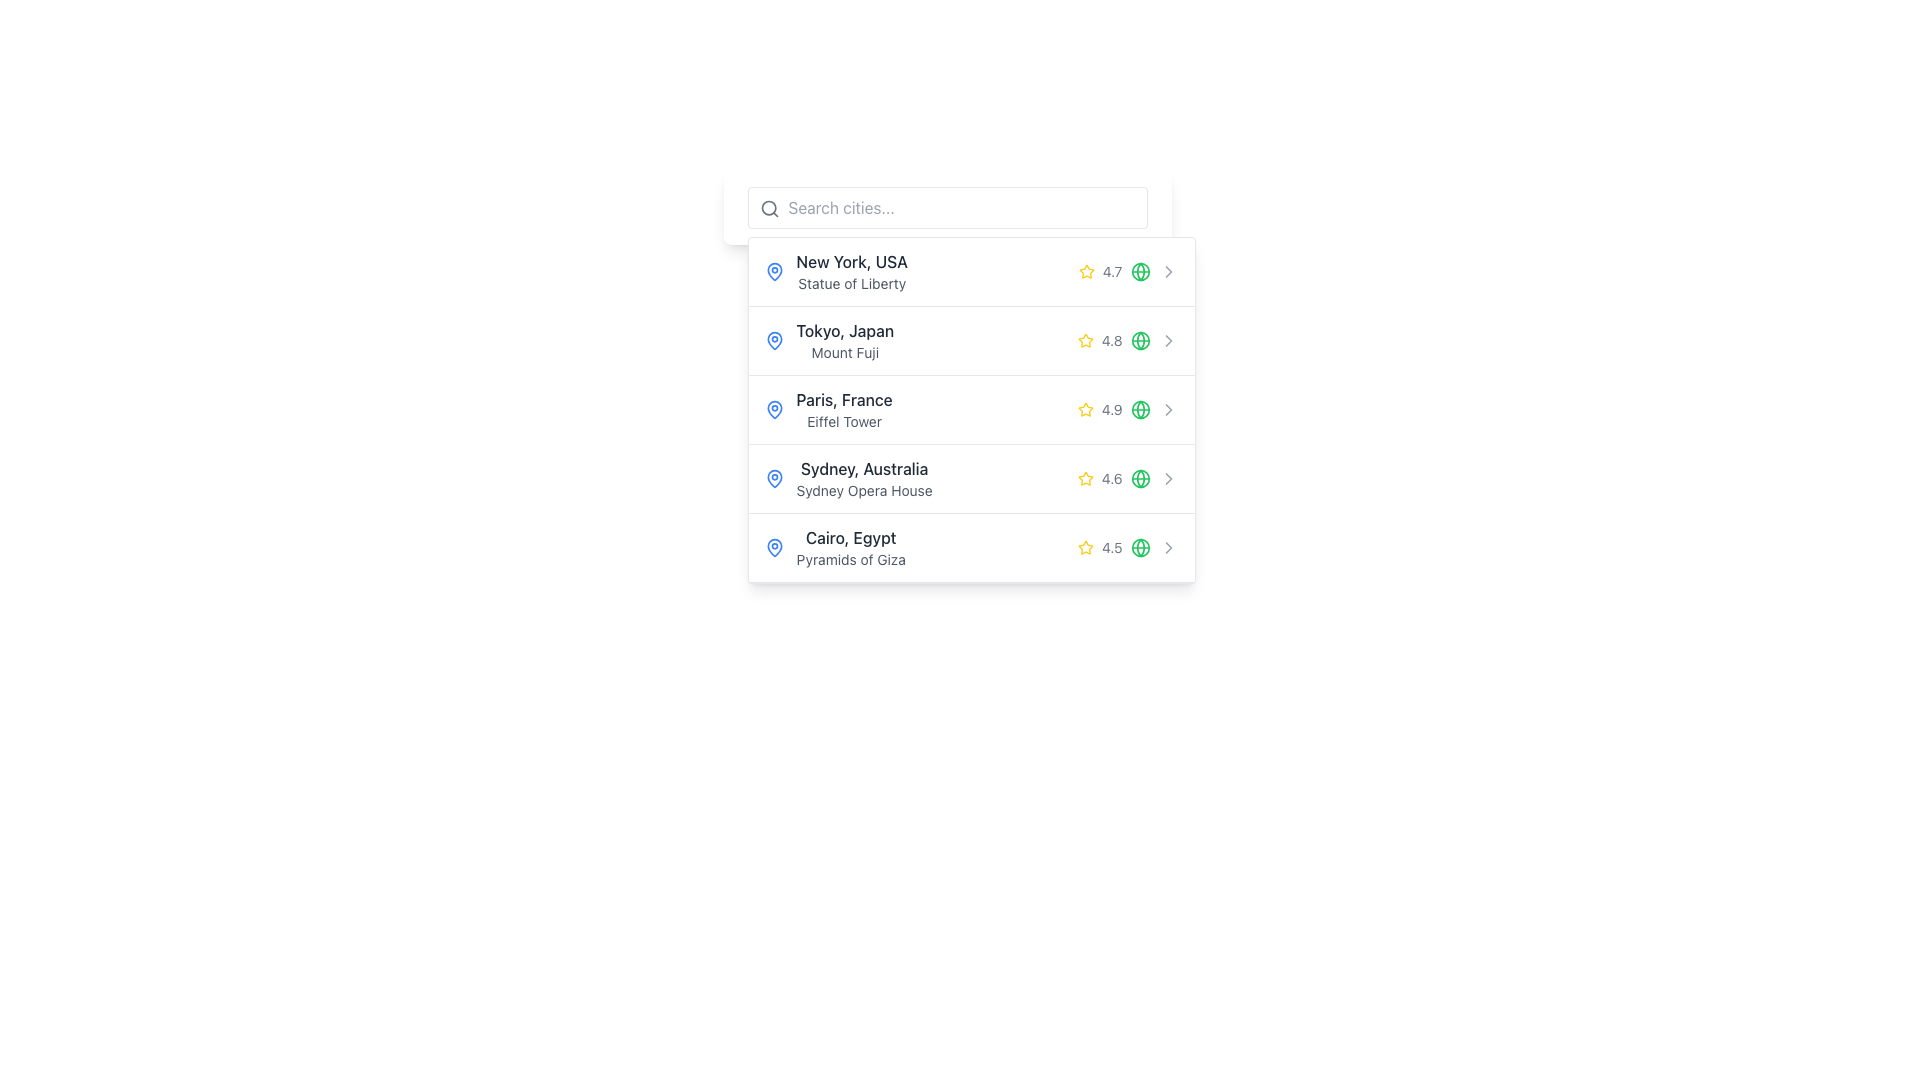 The image size is (1920, 1080). I want to click on the inner circular component of the globe icon located to the right of the row containing 'Tokyo, Japan (Mount Fuji)', so click(1140, 339).